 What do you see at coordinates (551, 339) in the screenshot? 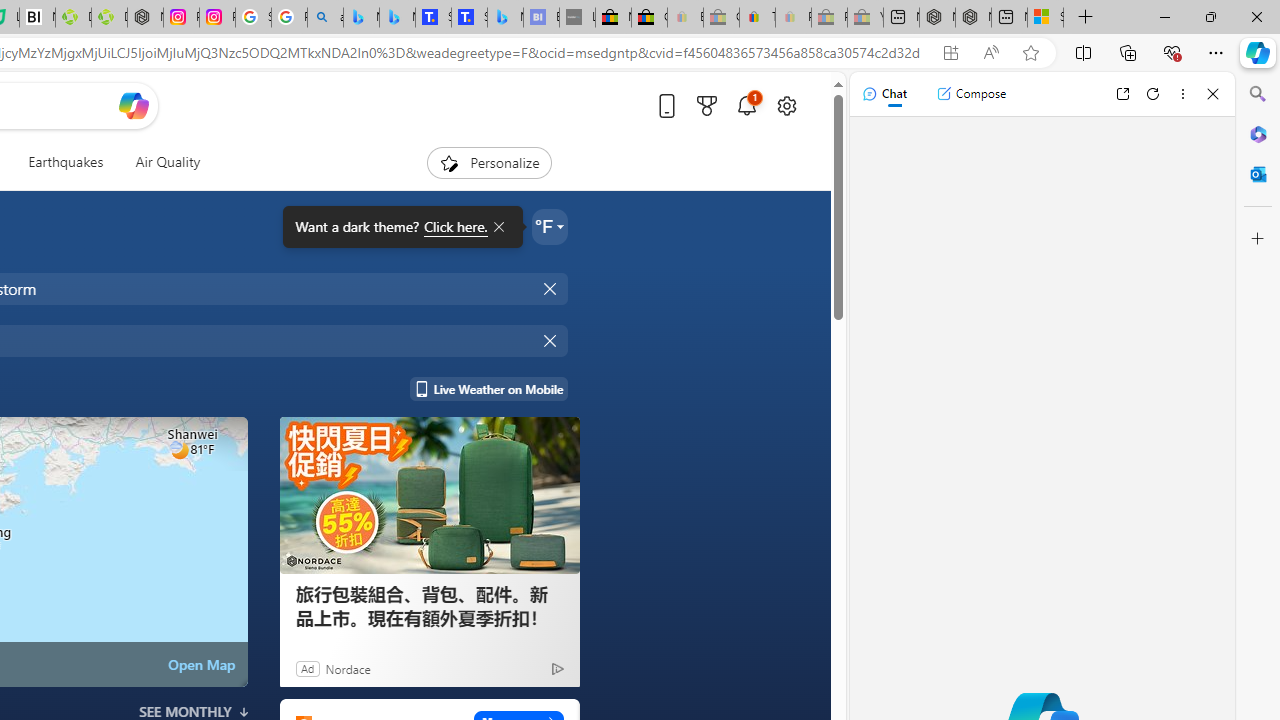
I see `'Hide'` at bounding box center [551, 339].